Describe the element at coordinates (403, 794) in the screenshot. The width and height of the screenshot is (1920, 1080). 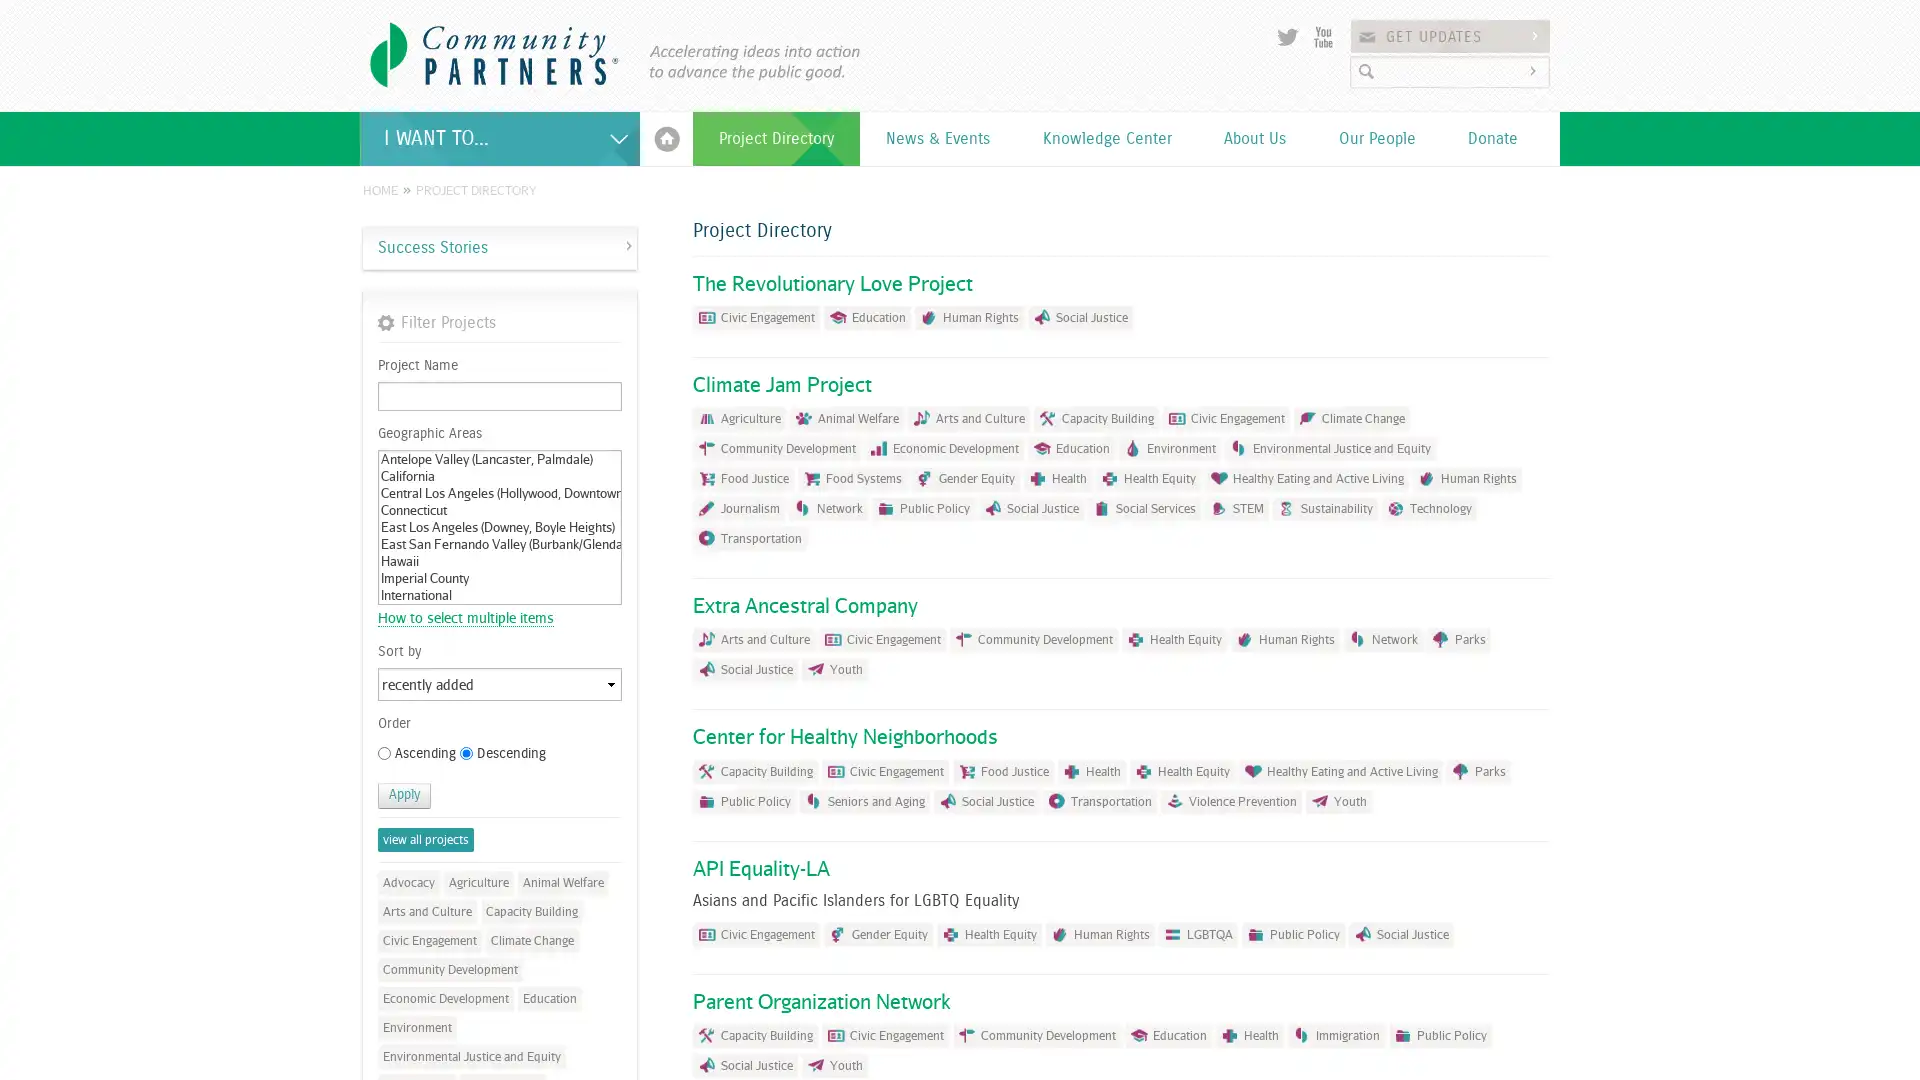
I see `Apply` at that location.